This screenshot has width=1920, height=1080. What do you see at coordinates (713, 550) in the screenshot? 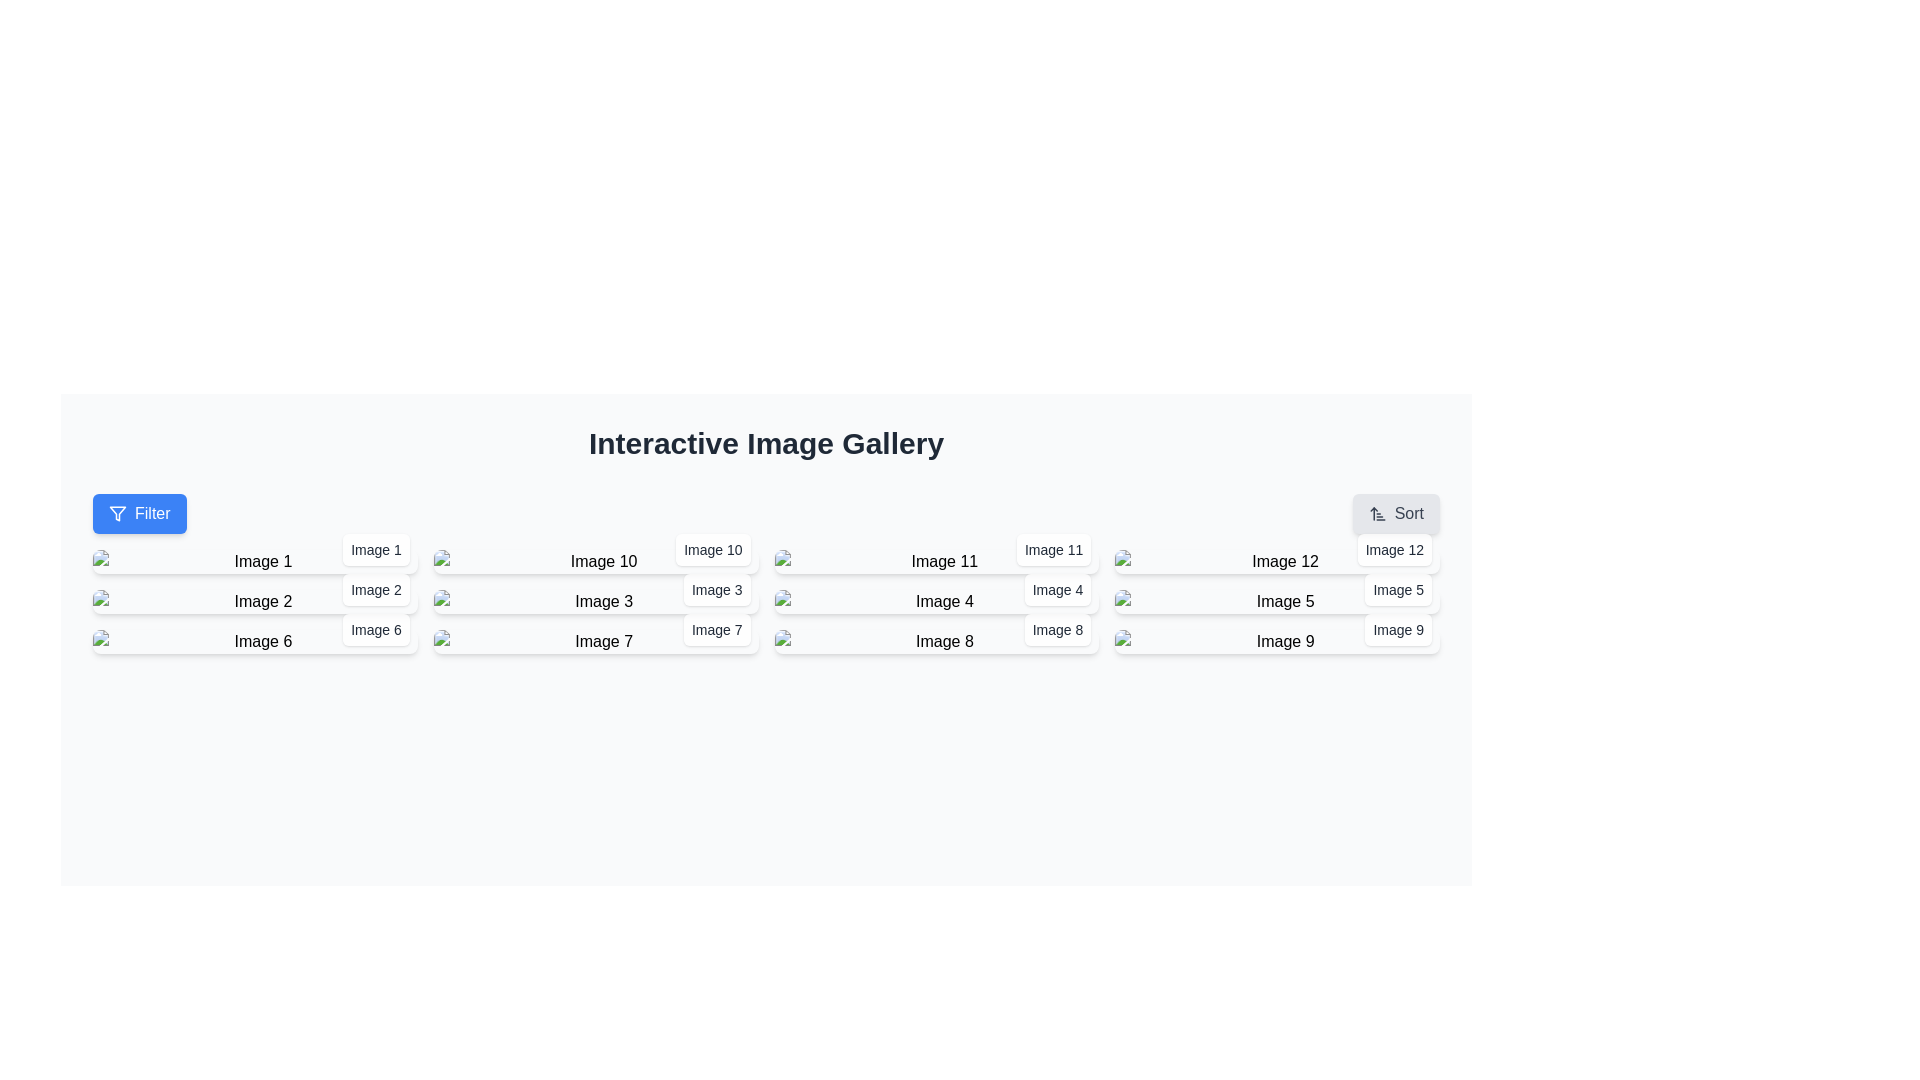
I see `the static text label displaying 'Image 10', which is styled in gray color and located at the bottom-right corner of the image box in the second row and second column of the grid` at bounding box center [713, 550].